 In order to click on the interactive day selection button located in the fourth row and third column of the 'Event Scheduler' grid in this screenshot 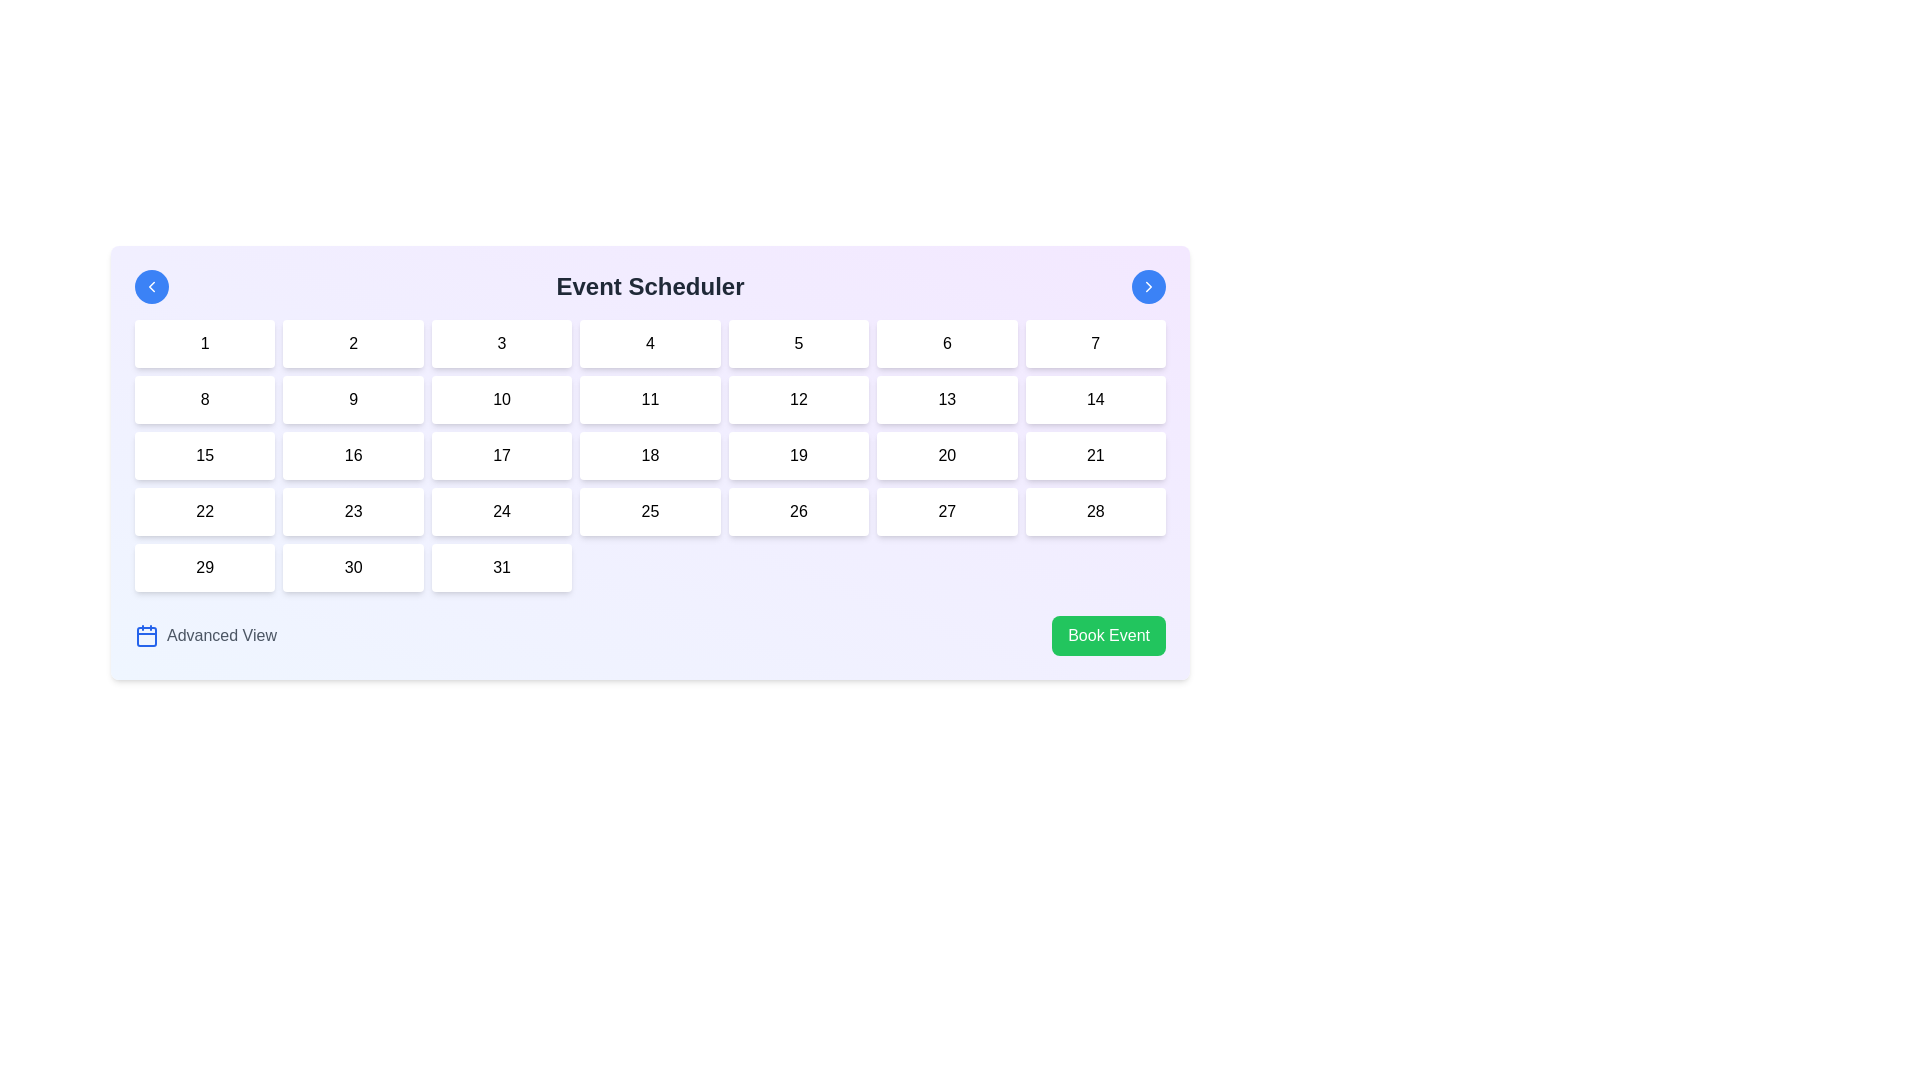, I will do `click(502, 511)`.